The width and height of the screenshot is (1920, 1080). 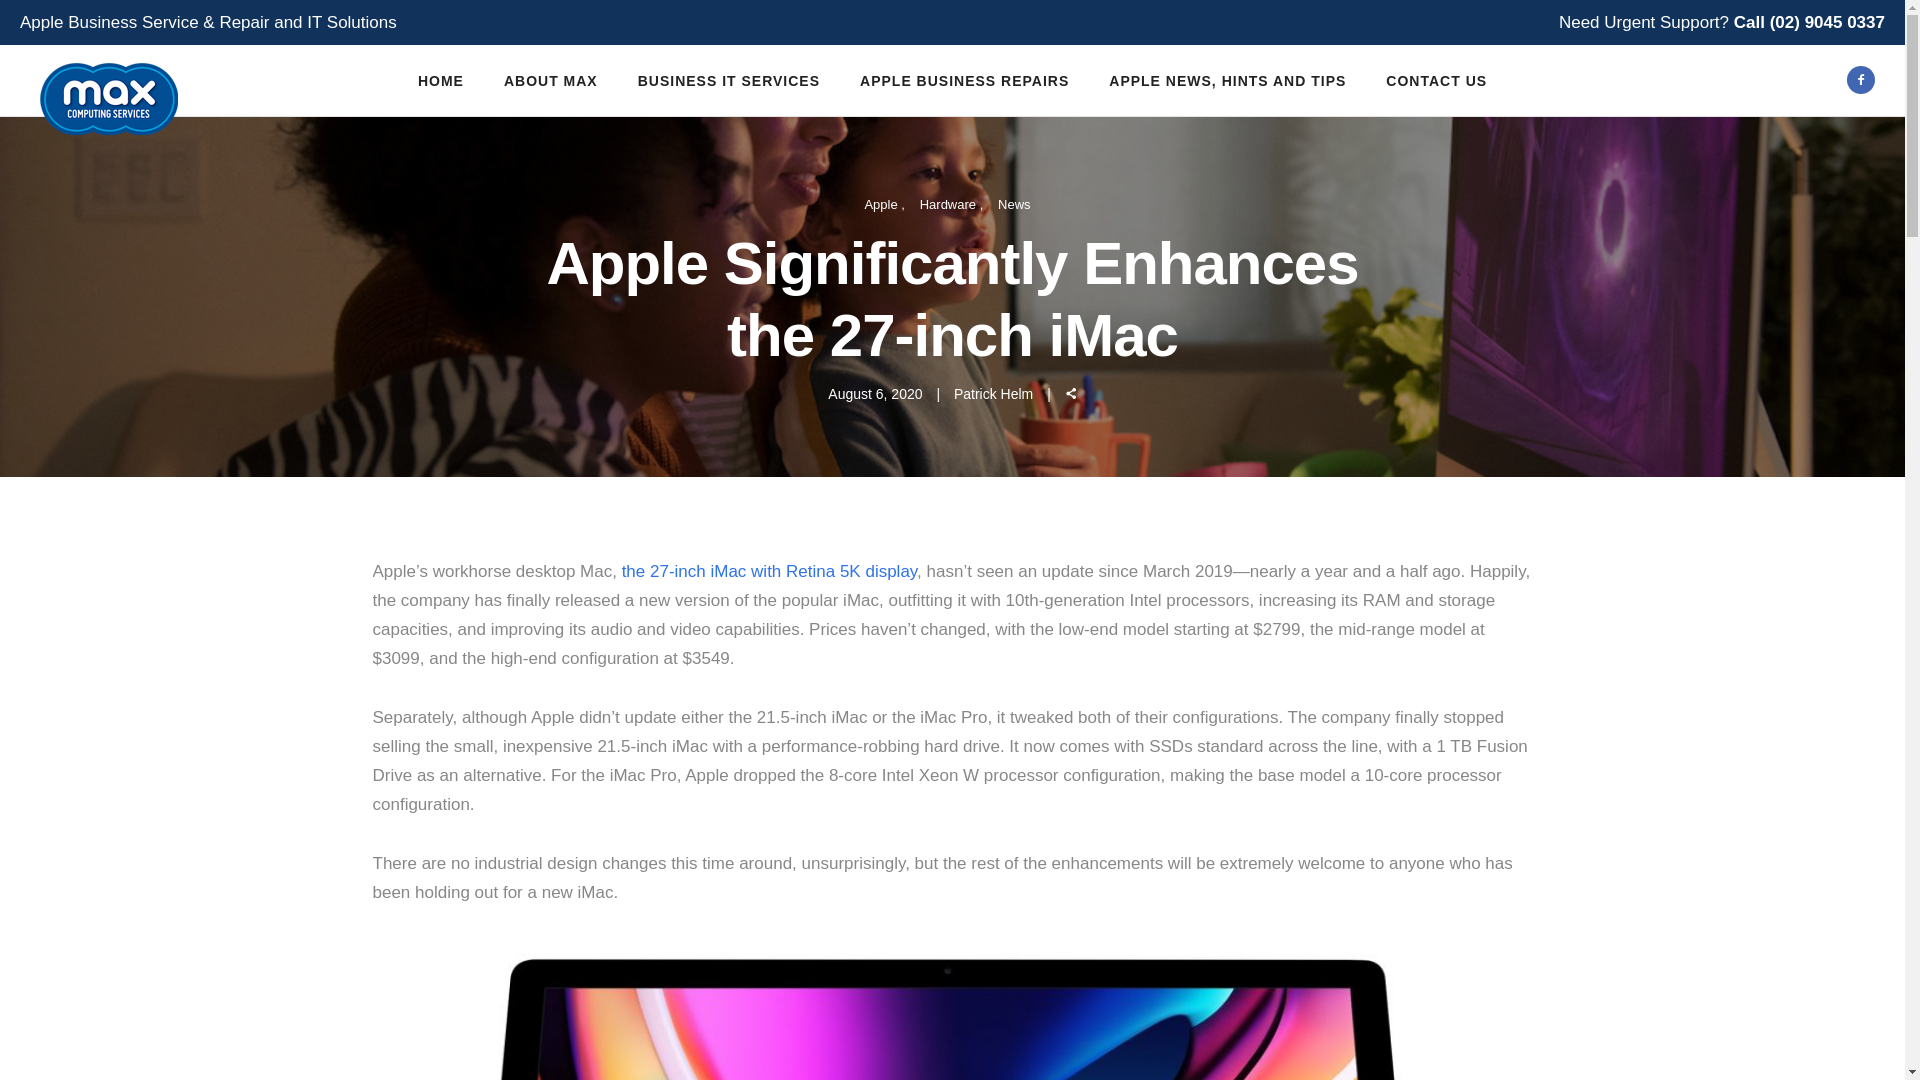 I want to click on 'CONTACT US', so click(x=1435, y=80).